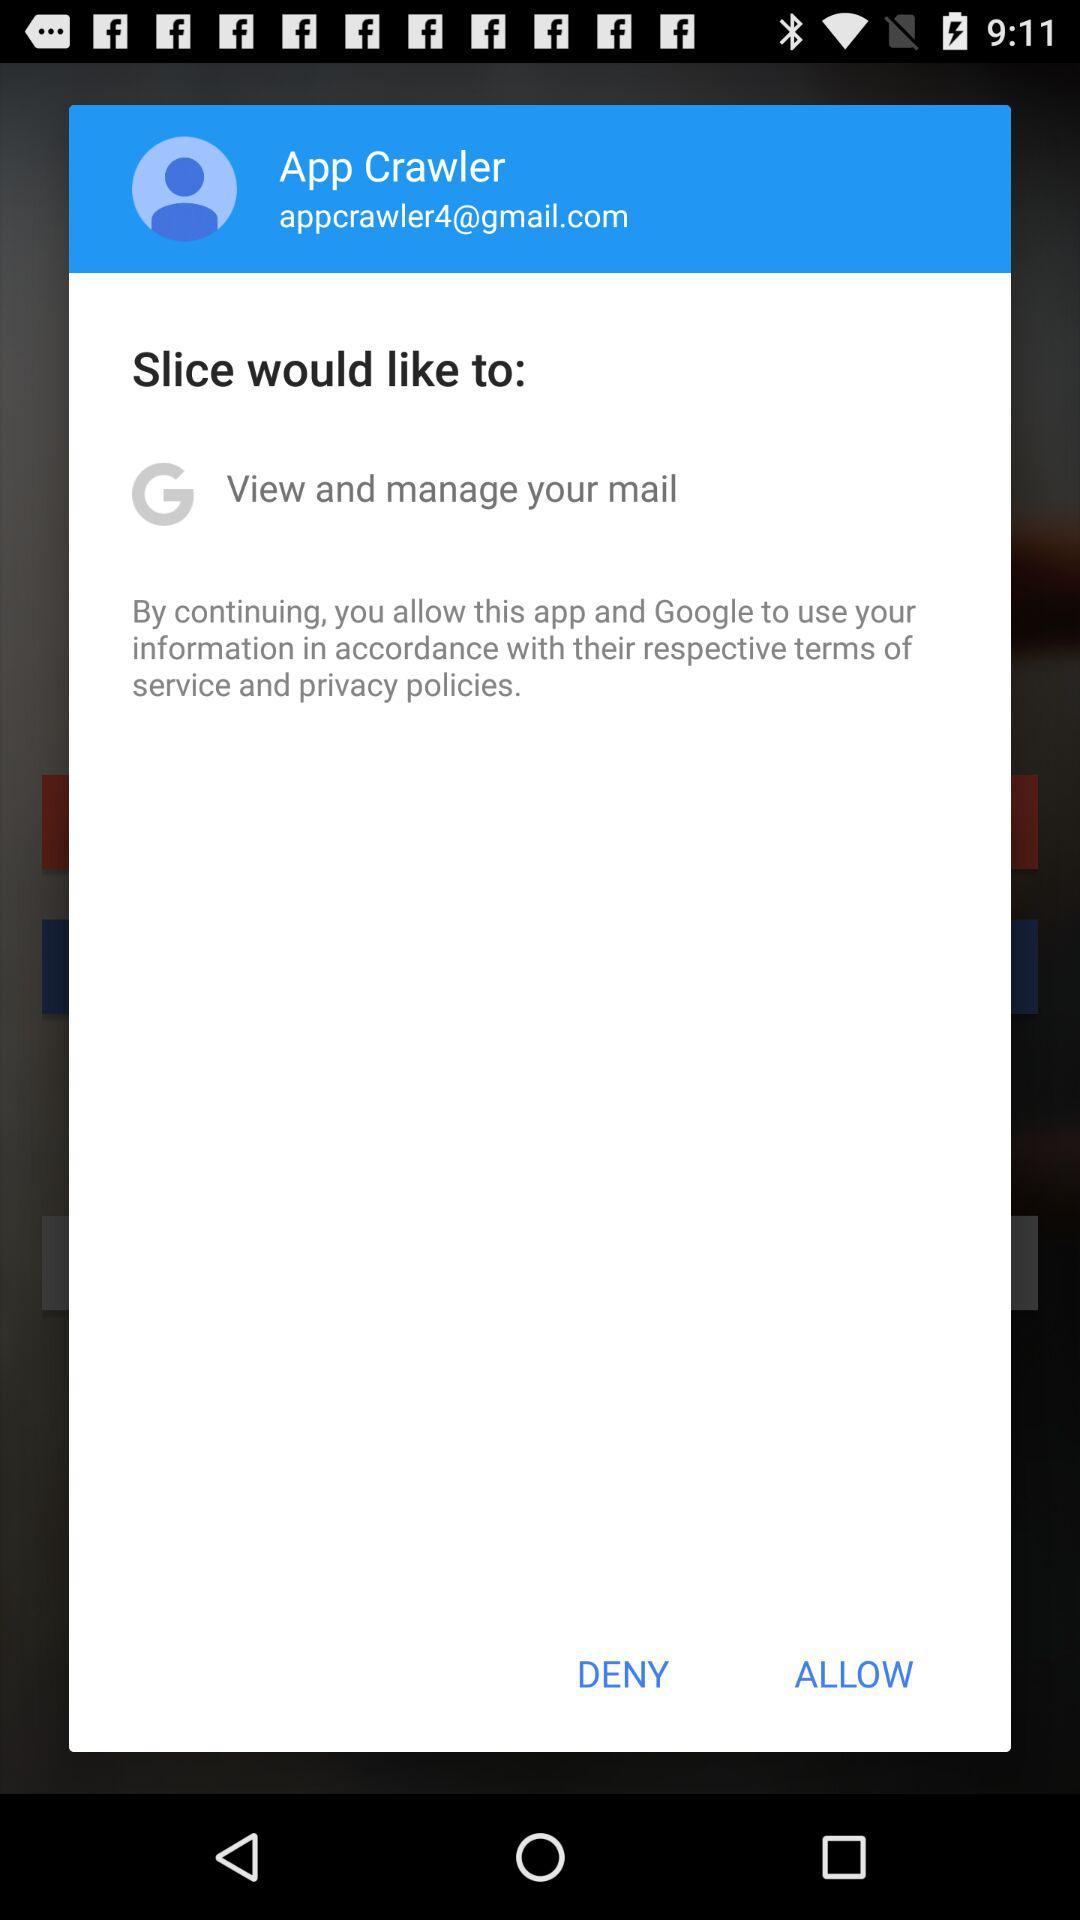  What do you see at coordinates (452, 487) in the screenshot?
I see `view and manage` at bounding box center [452, 487].